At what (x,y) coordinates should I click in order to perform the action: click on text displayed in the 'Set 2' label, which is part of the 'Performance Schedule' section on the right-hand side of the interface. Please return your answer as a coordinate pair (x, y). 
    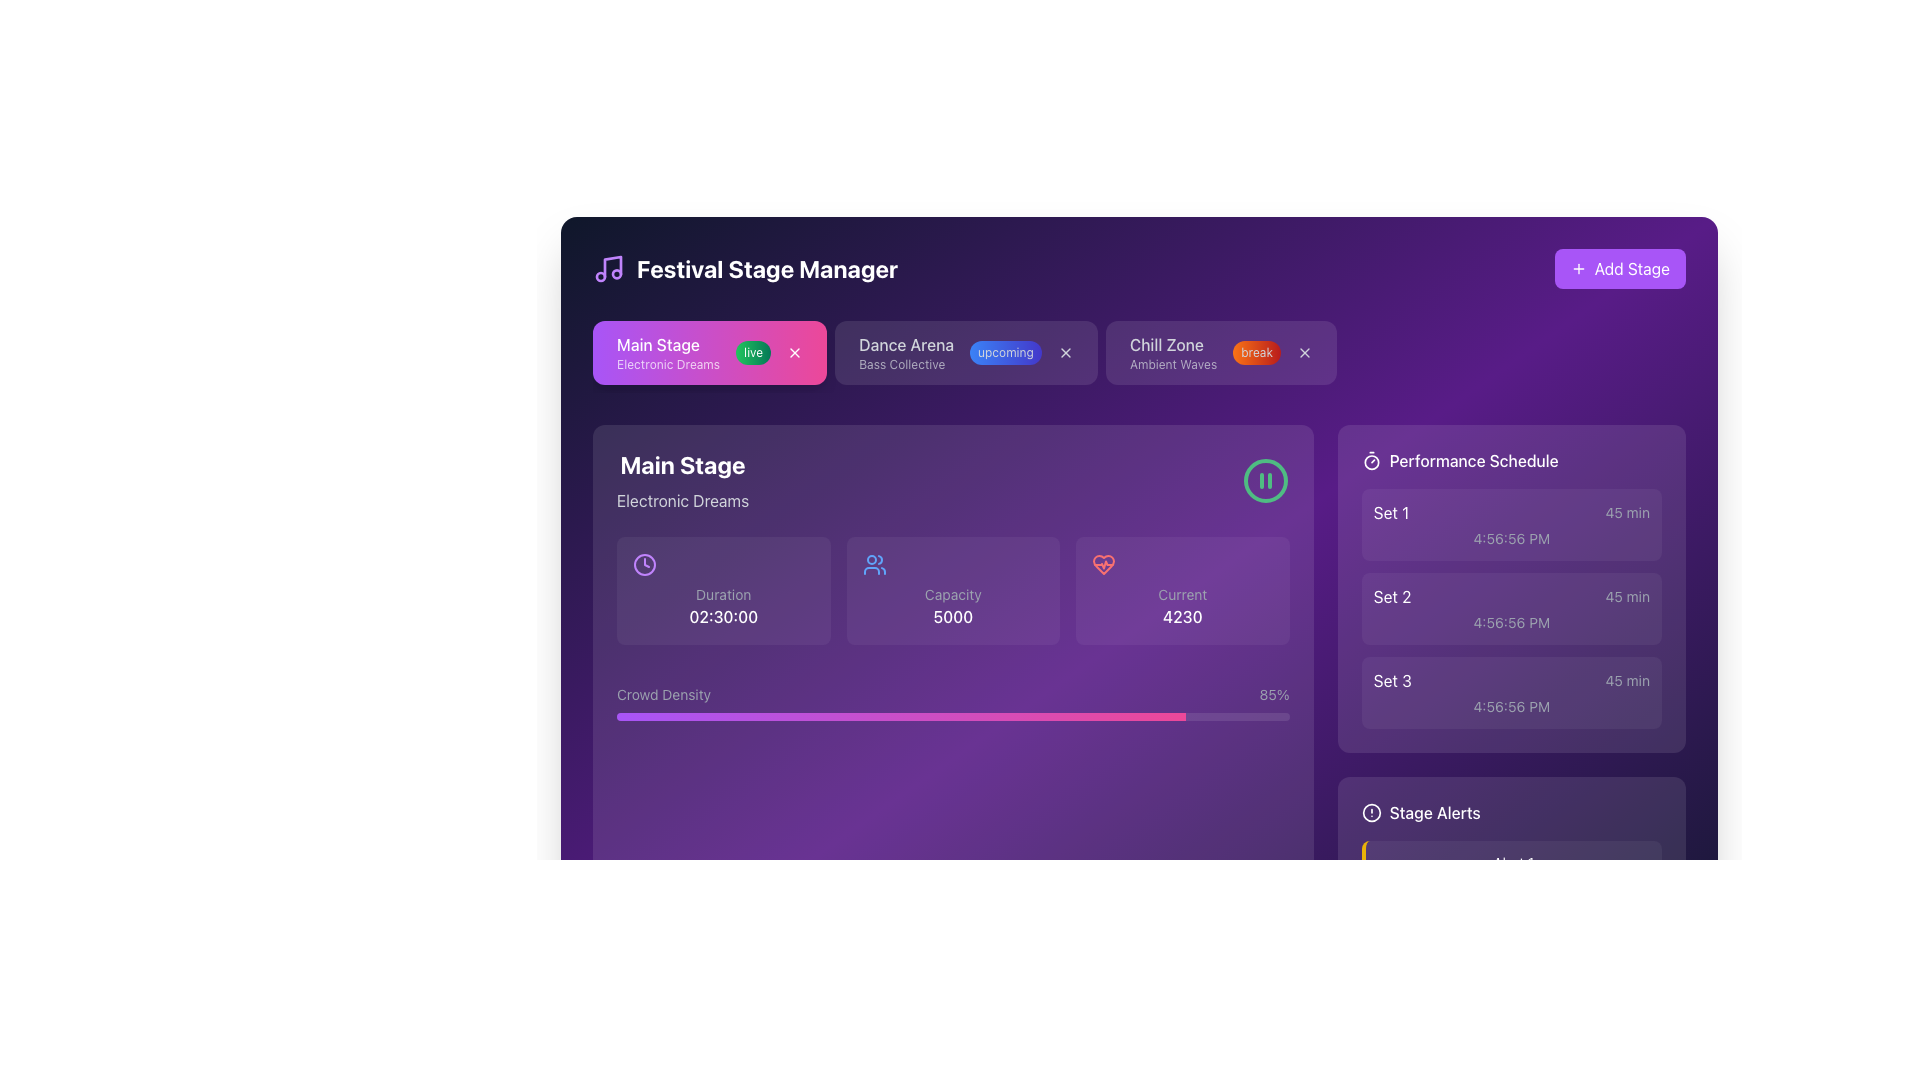
    Looking at the image, I should click on (1391, 596).